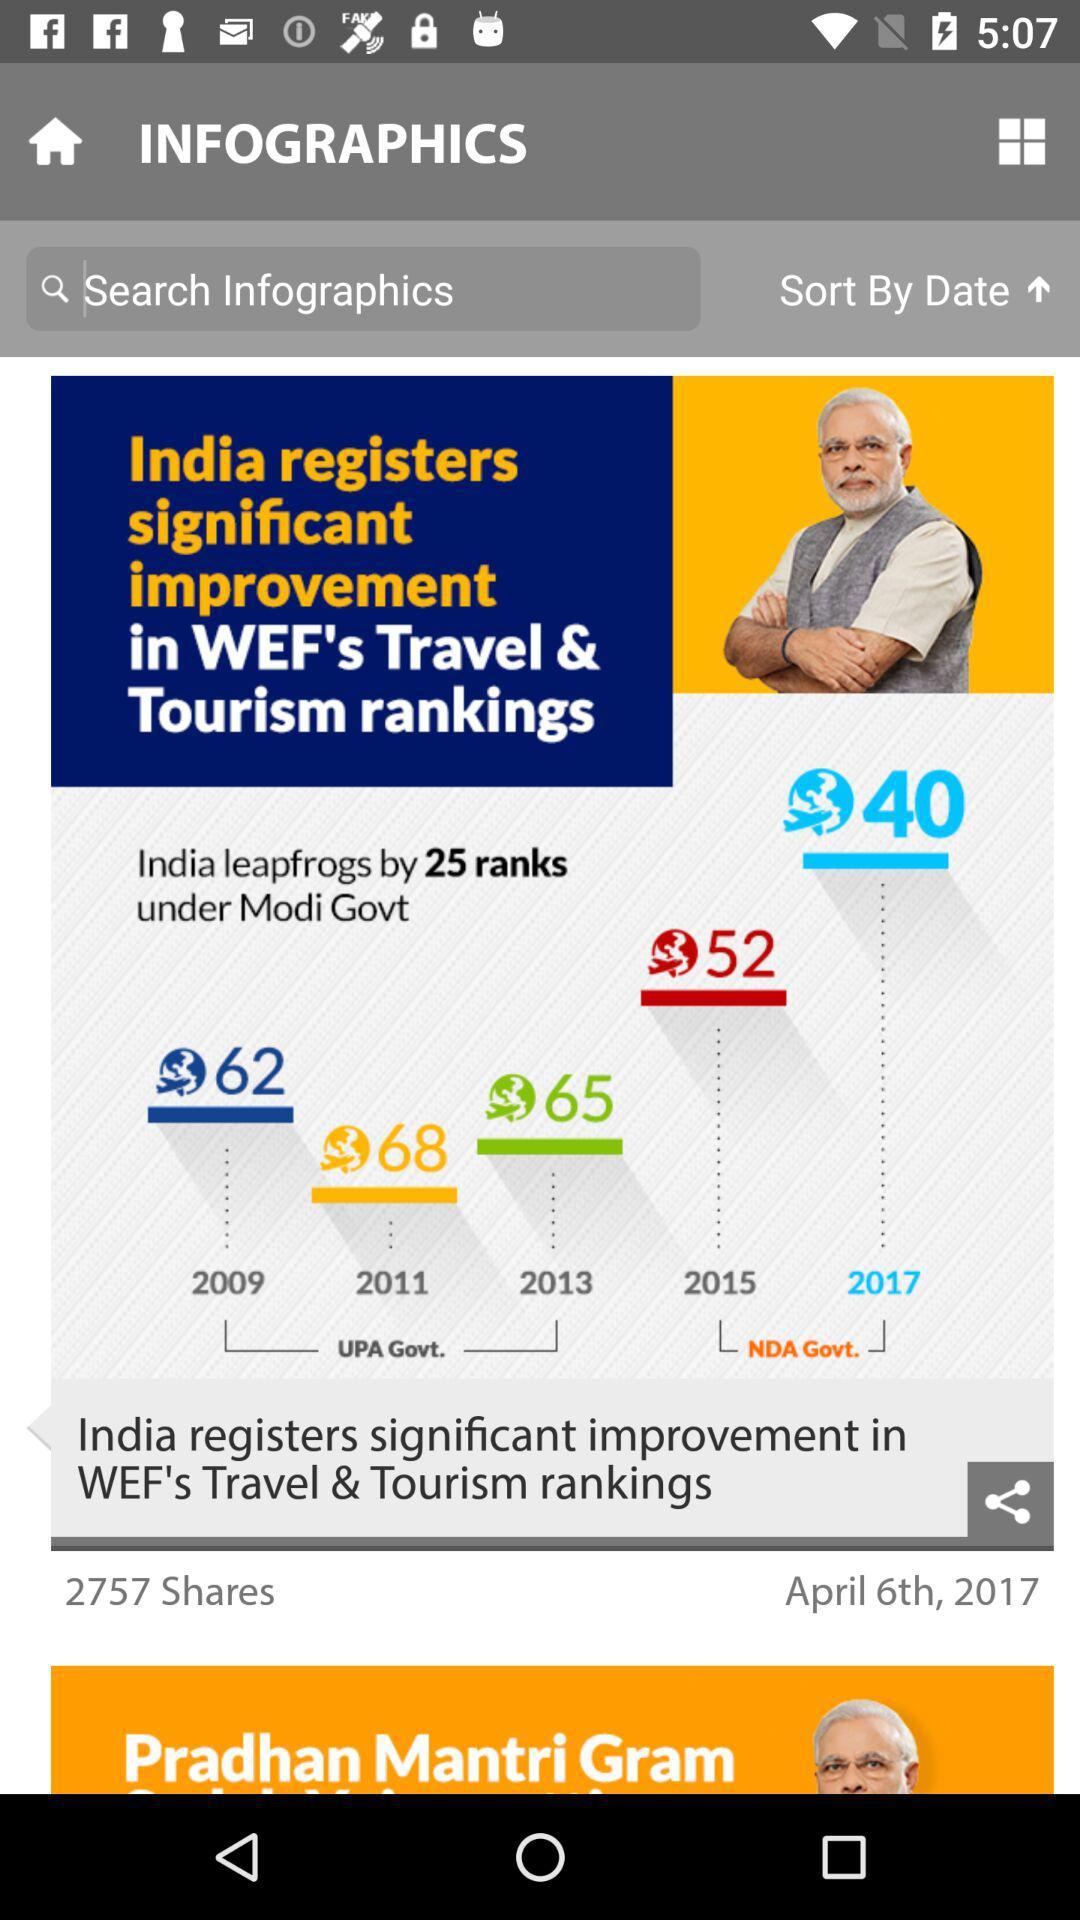  Describe the element at coordinates (1010, 1499) in the screenshot. I see `share the image` at that location.